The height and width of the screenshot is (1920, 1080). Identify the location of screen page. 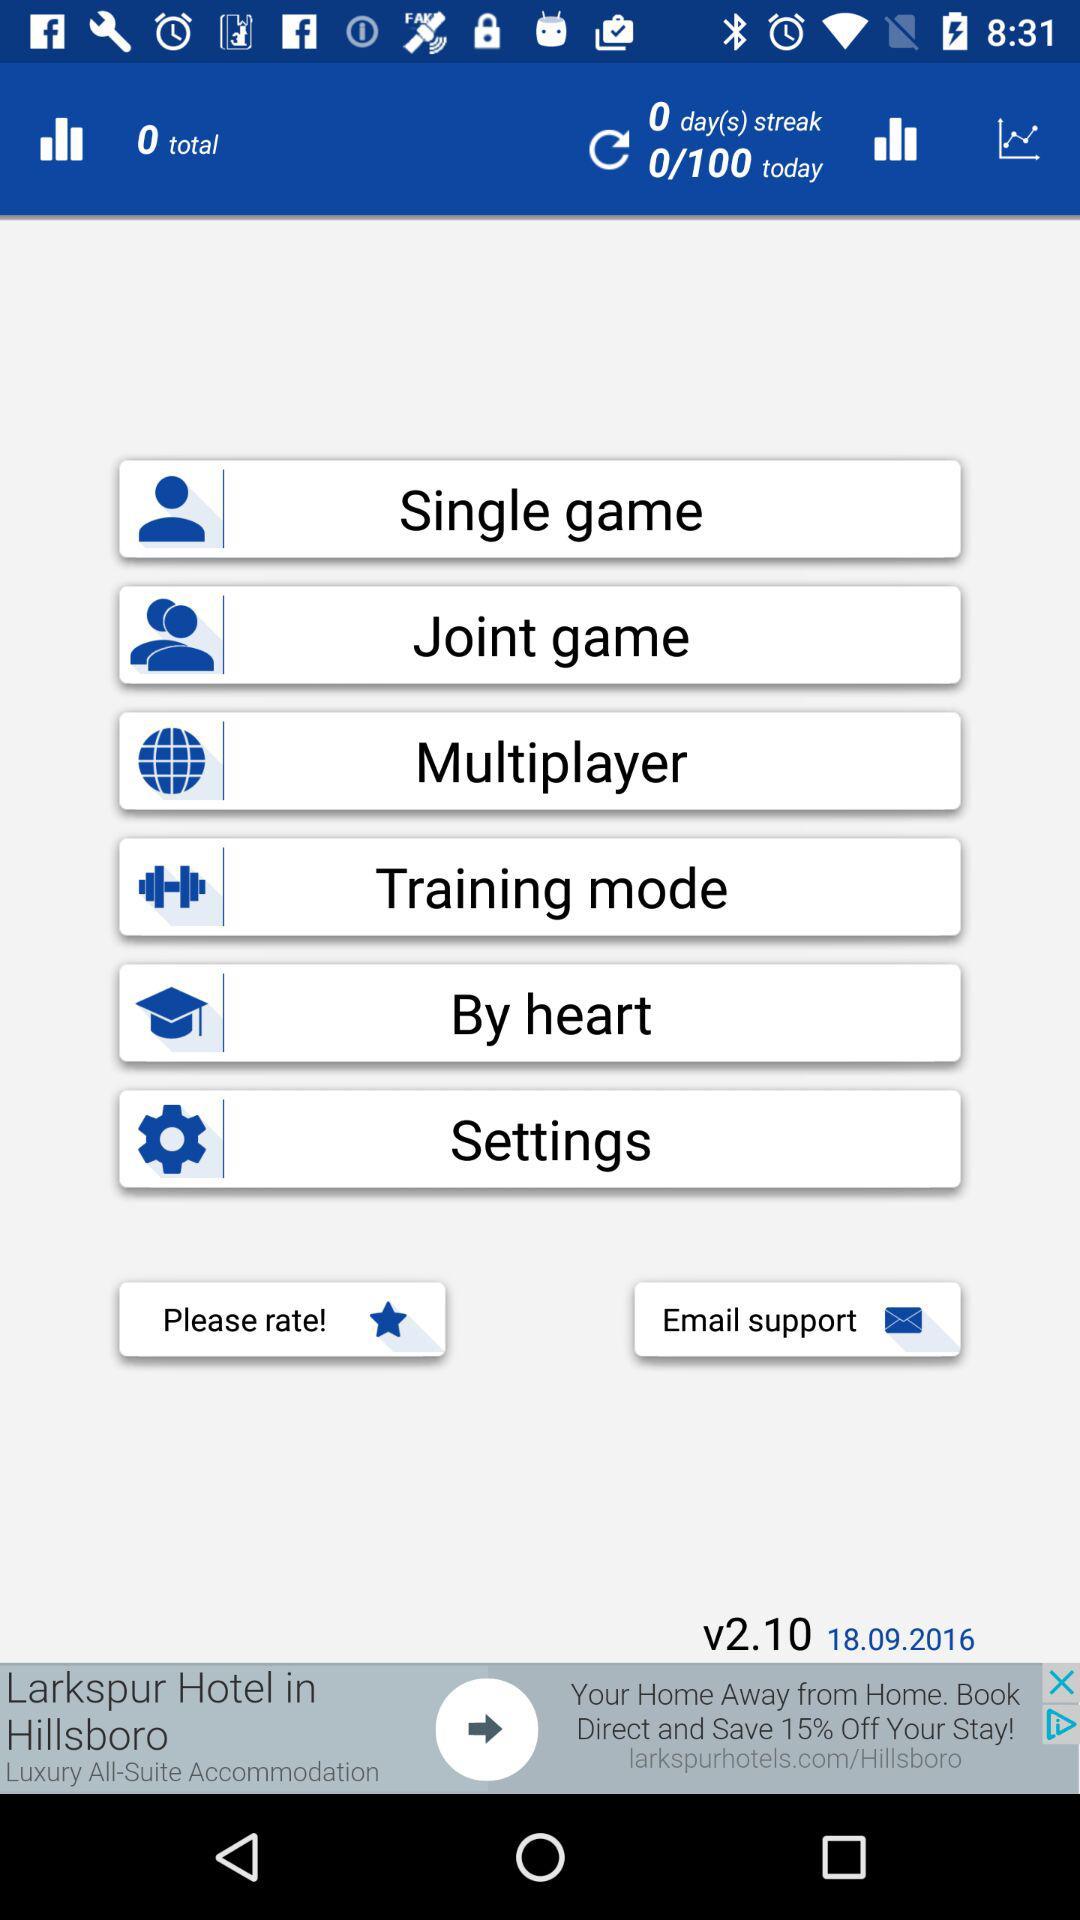
(540, 1727).